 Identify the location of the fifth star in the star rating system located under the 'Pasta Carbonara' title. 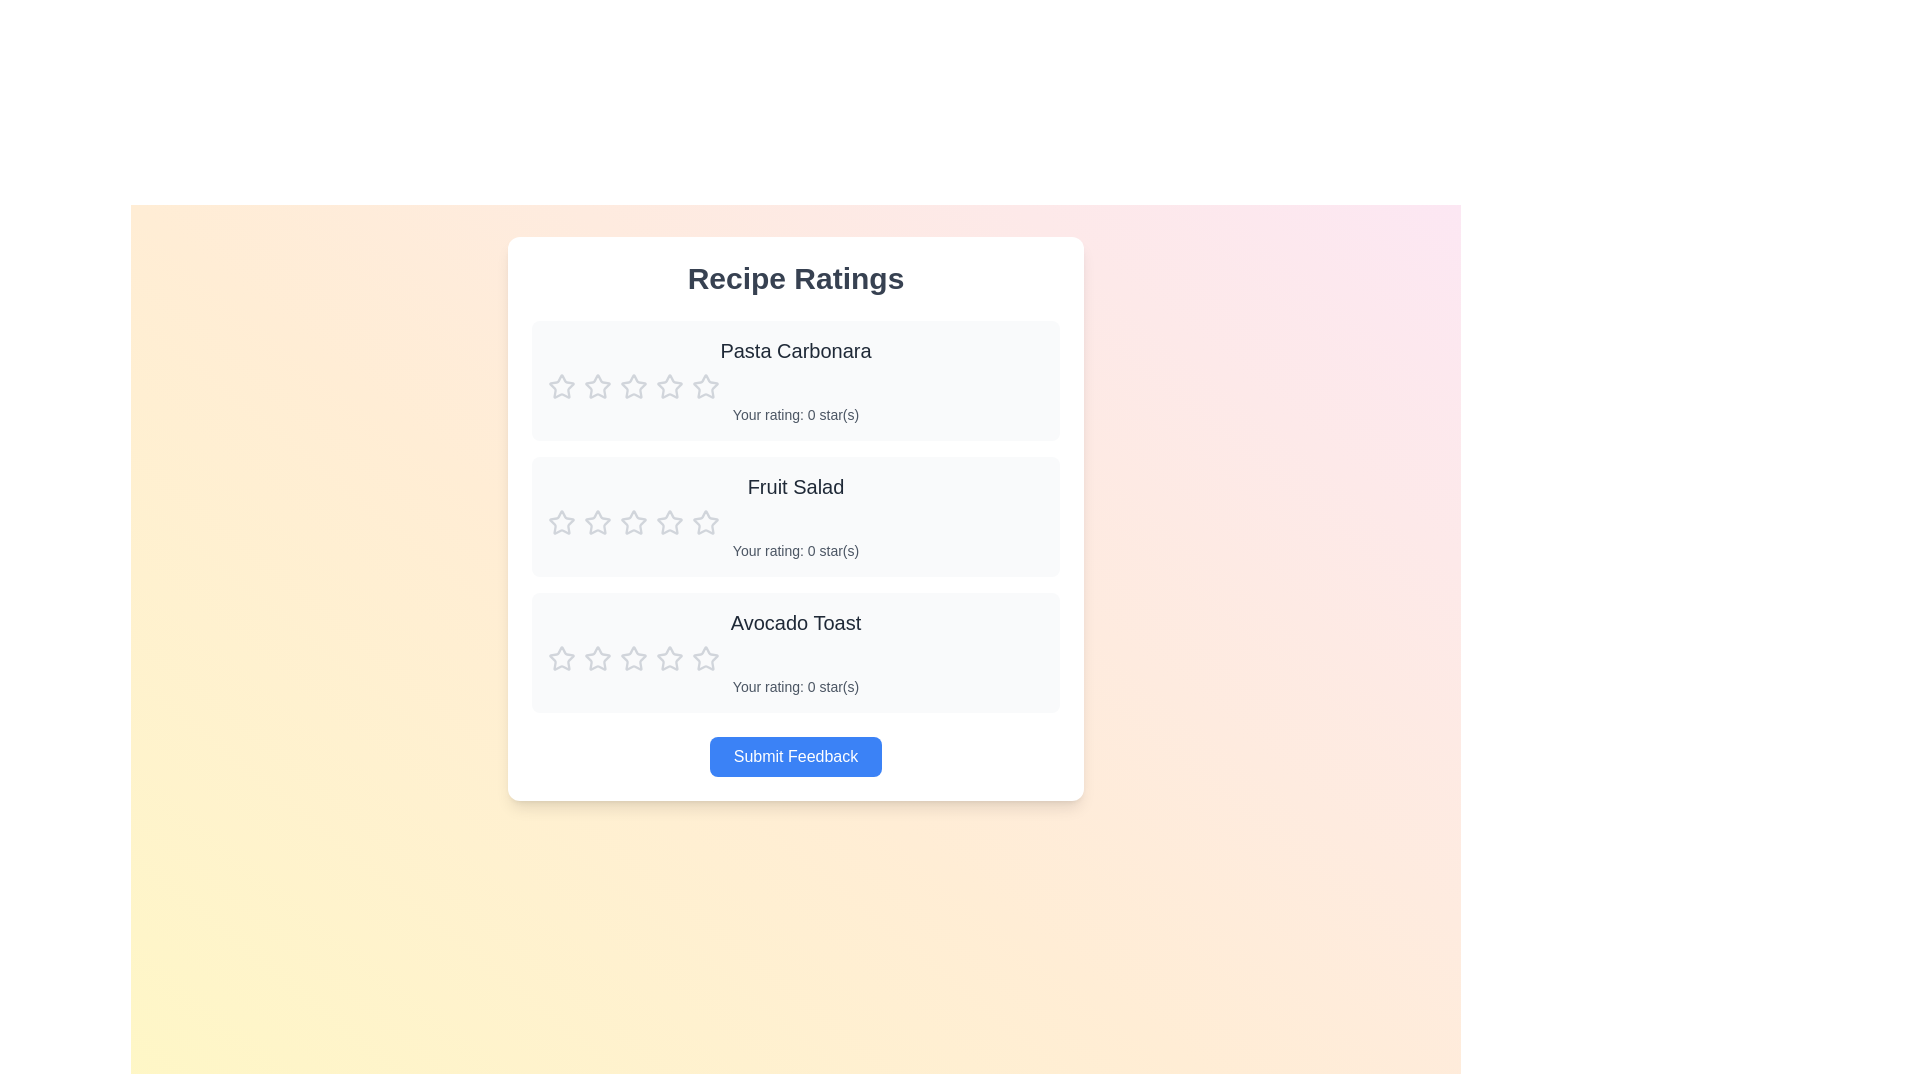
(670, 386).